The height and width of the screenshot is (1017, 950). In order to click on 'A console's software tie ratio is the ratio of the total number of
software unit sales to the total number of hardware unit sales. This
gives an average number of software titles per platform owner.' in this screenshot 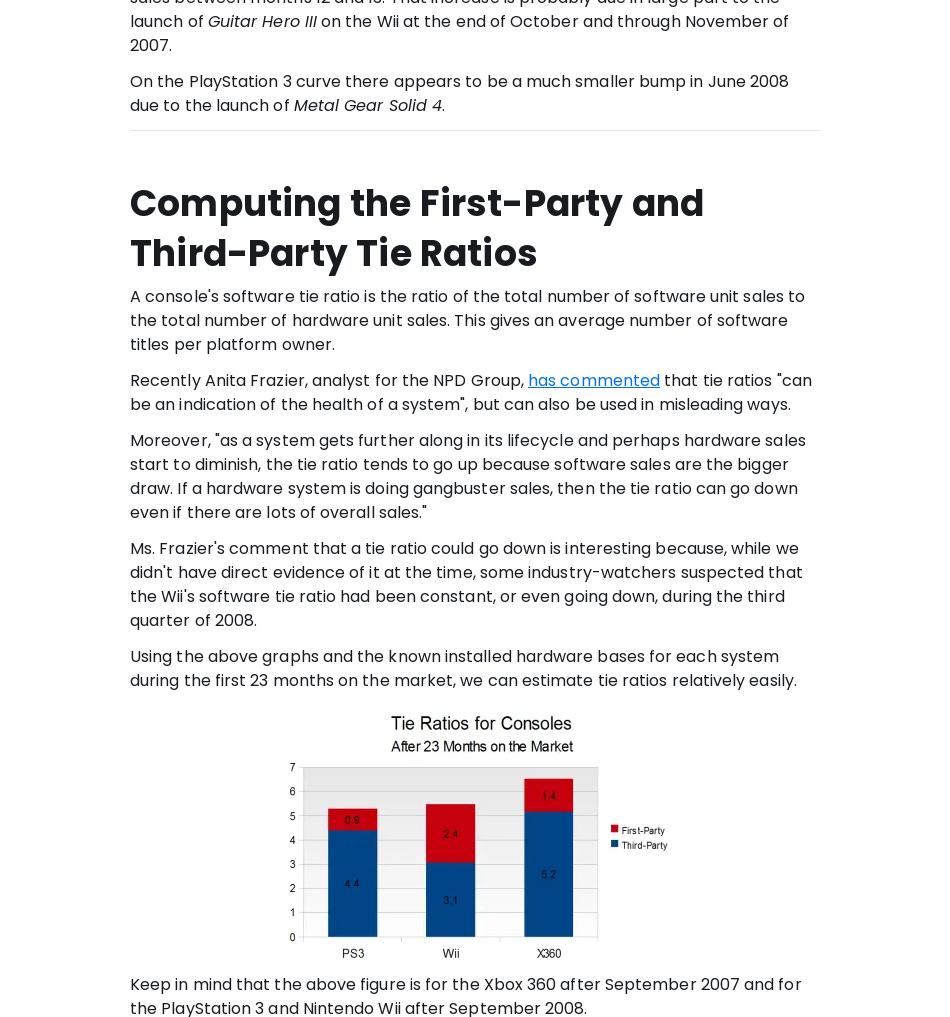, I will do `click(466, 319)`.